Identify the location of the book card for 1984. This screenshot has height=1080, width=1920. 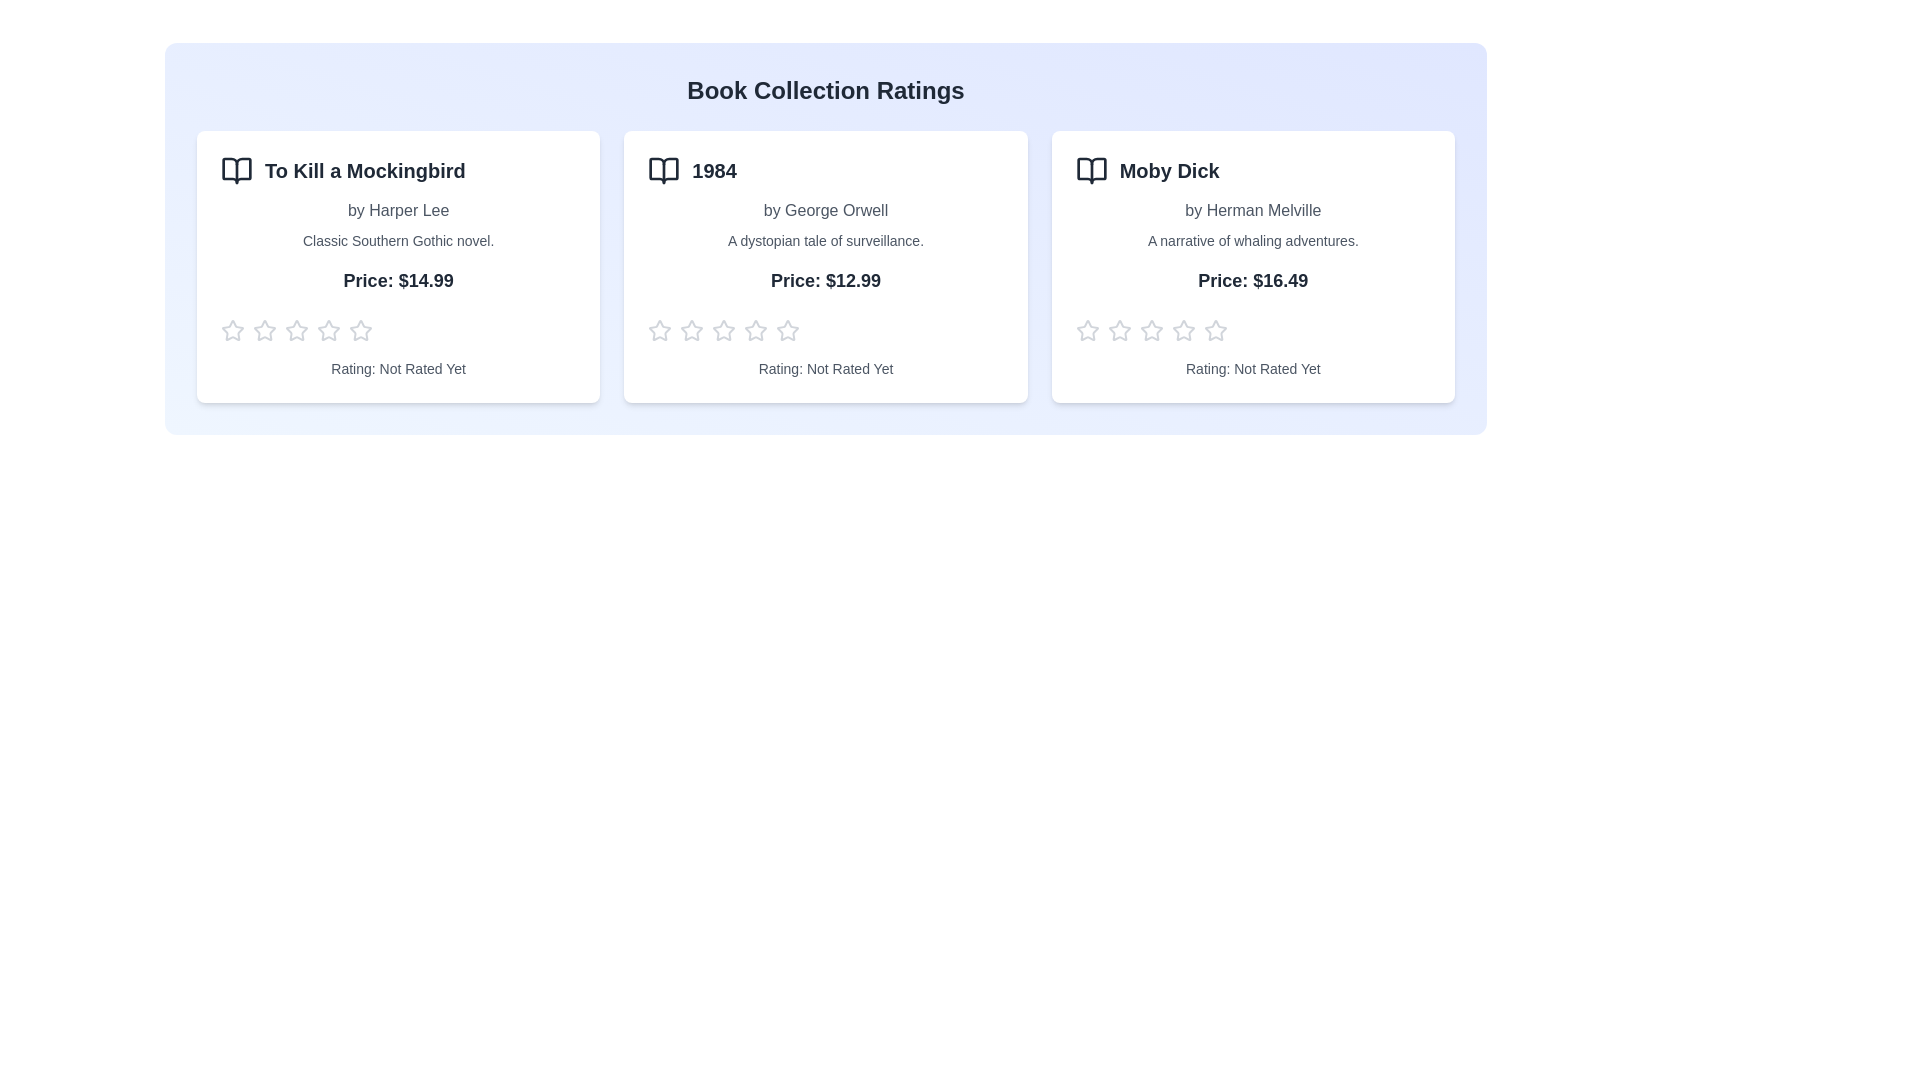
(825, 265).